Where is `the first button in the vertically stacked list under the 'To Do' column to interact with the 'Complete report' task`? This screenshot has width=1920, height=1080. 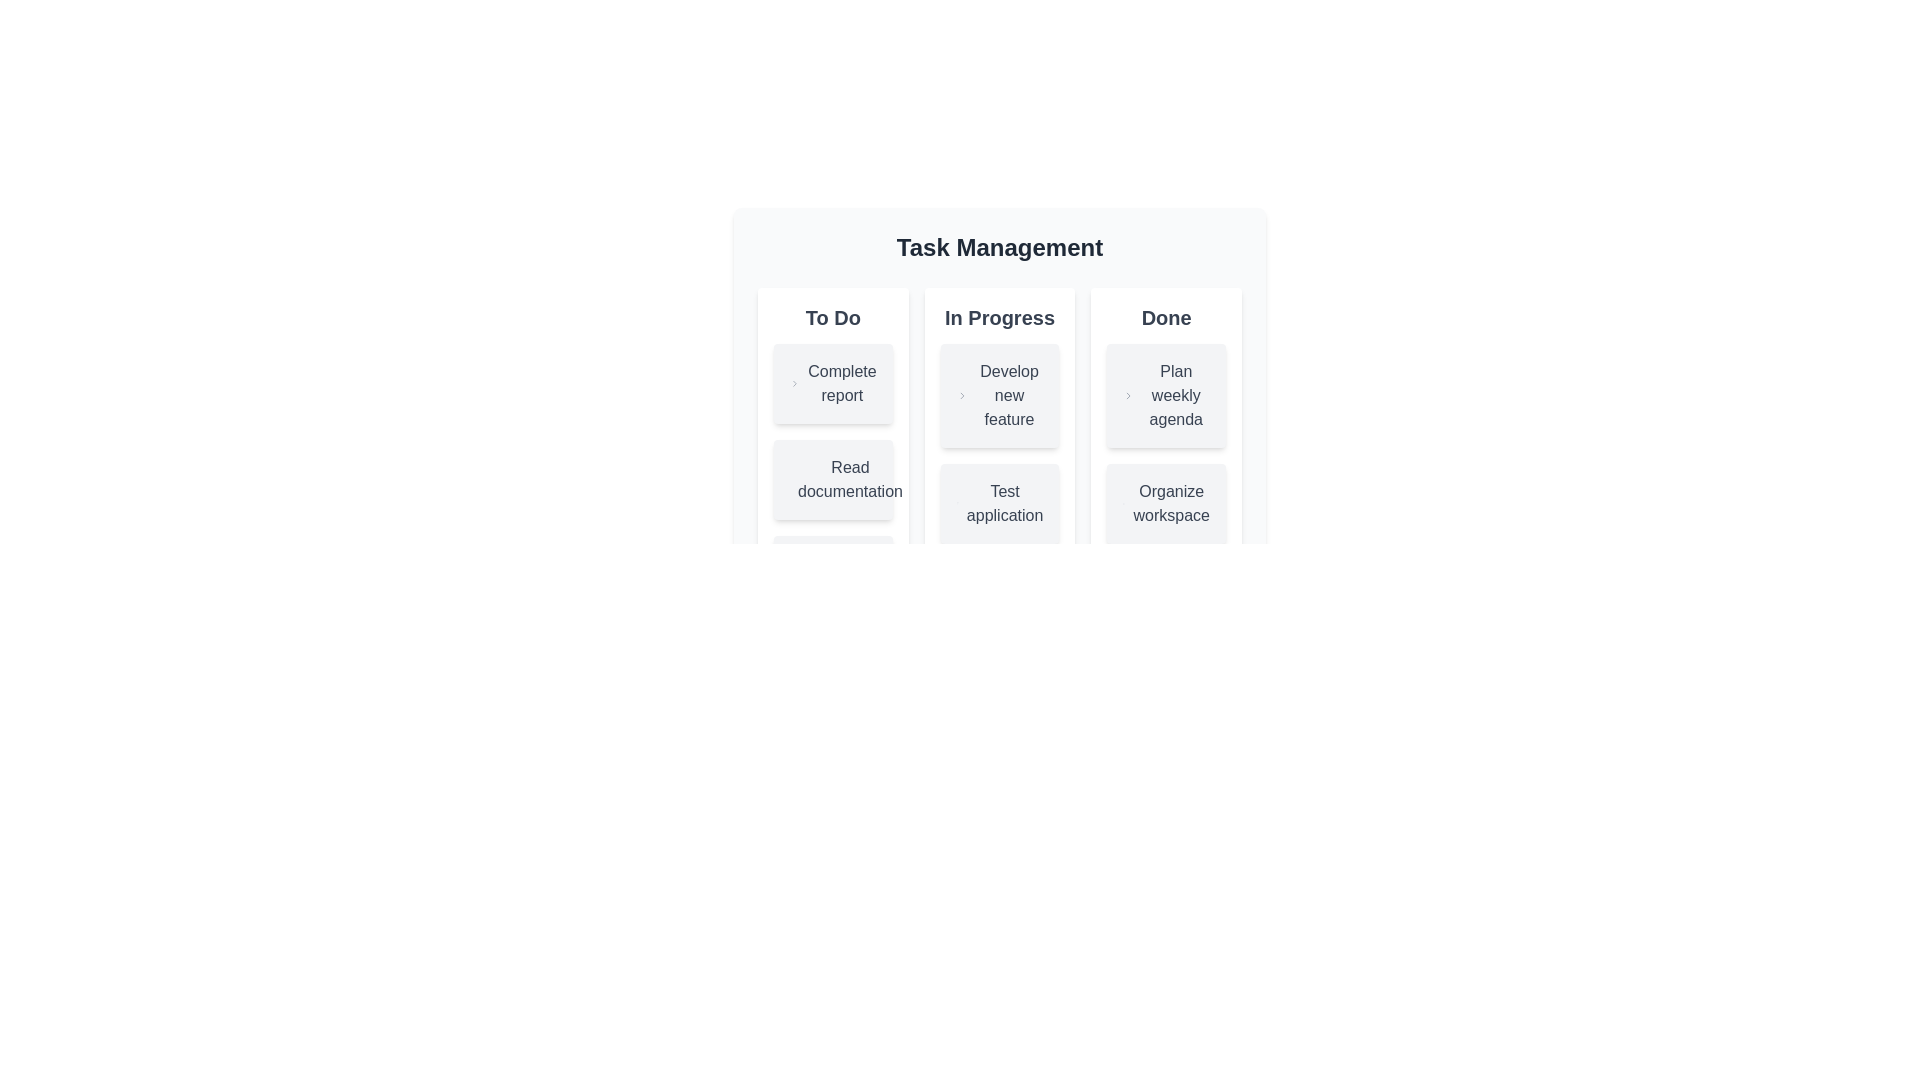
the first button in the vertically stacked list under the 'To Do' column to interact with the 'Complete report' task is located at coordinates (833, 384).